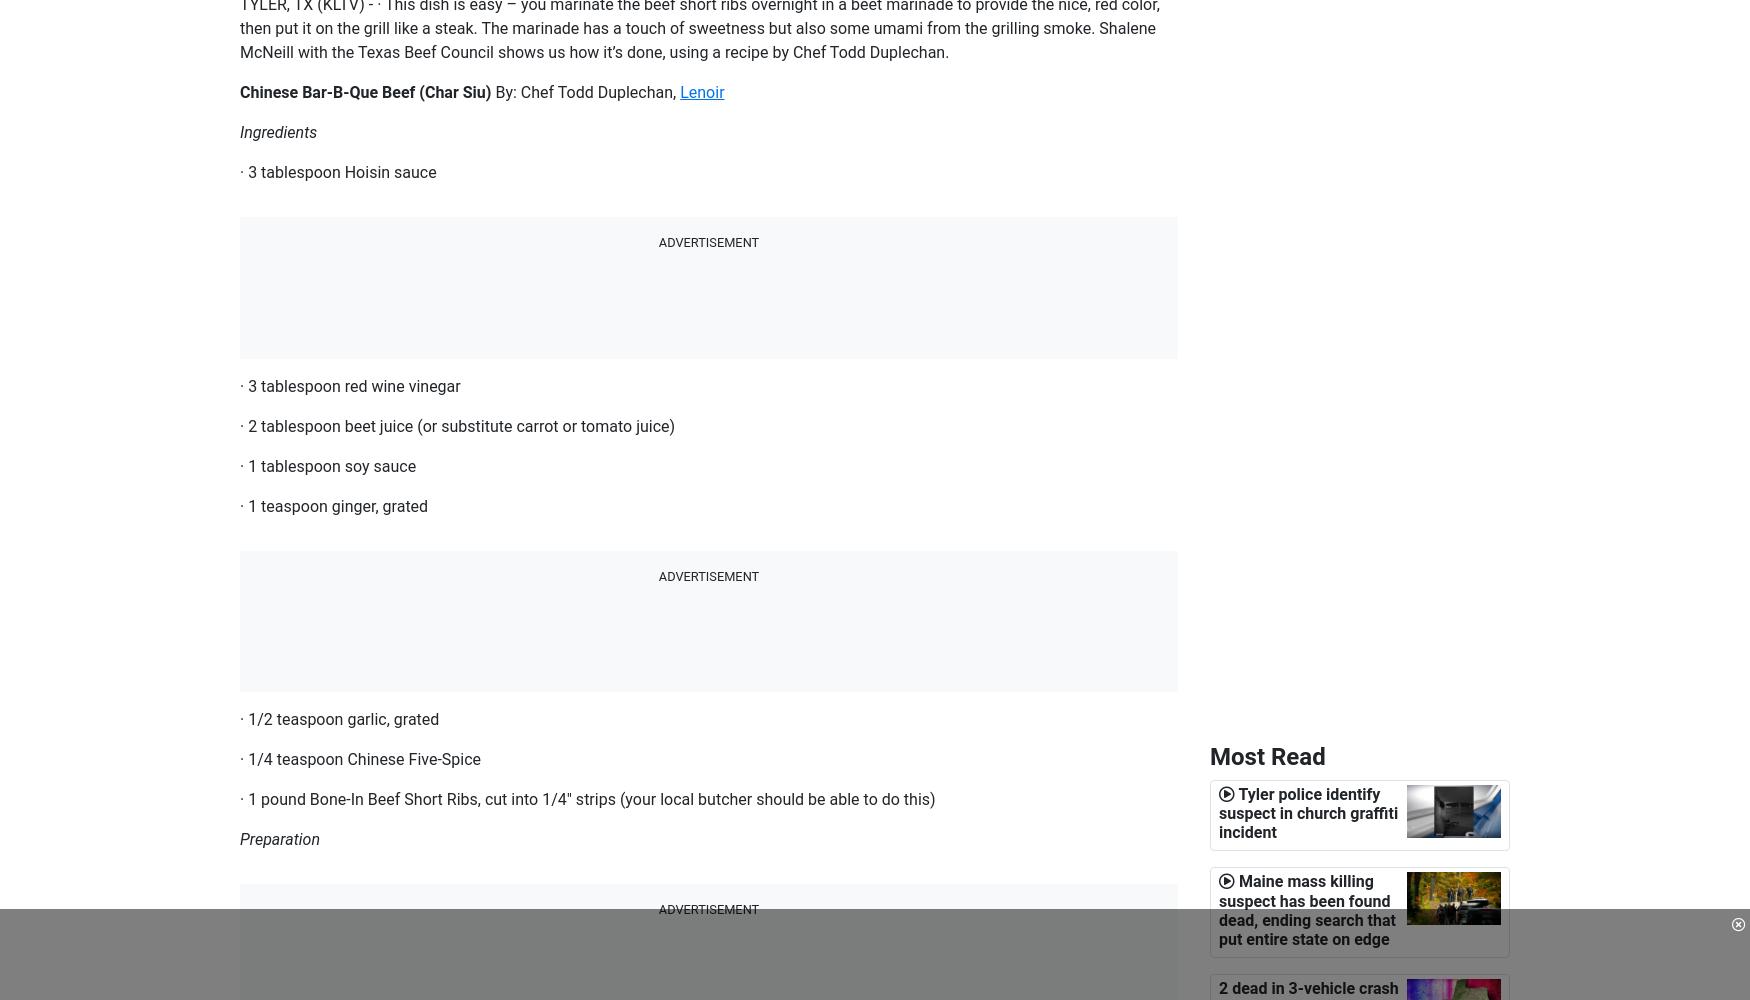 This screenshot has height=1000, width=1750. Describe the element at coordinates (337, 172) in the screenshot. I see `'· 3 tablespoon Hoisin sauce'` at that location.